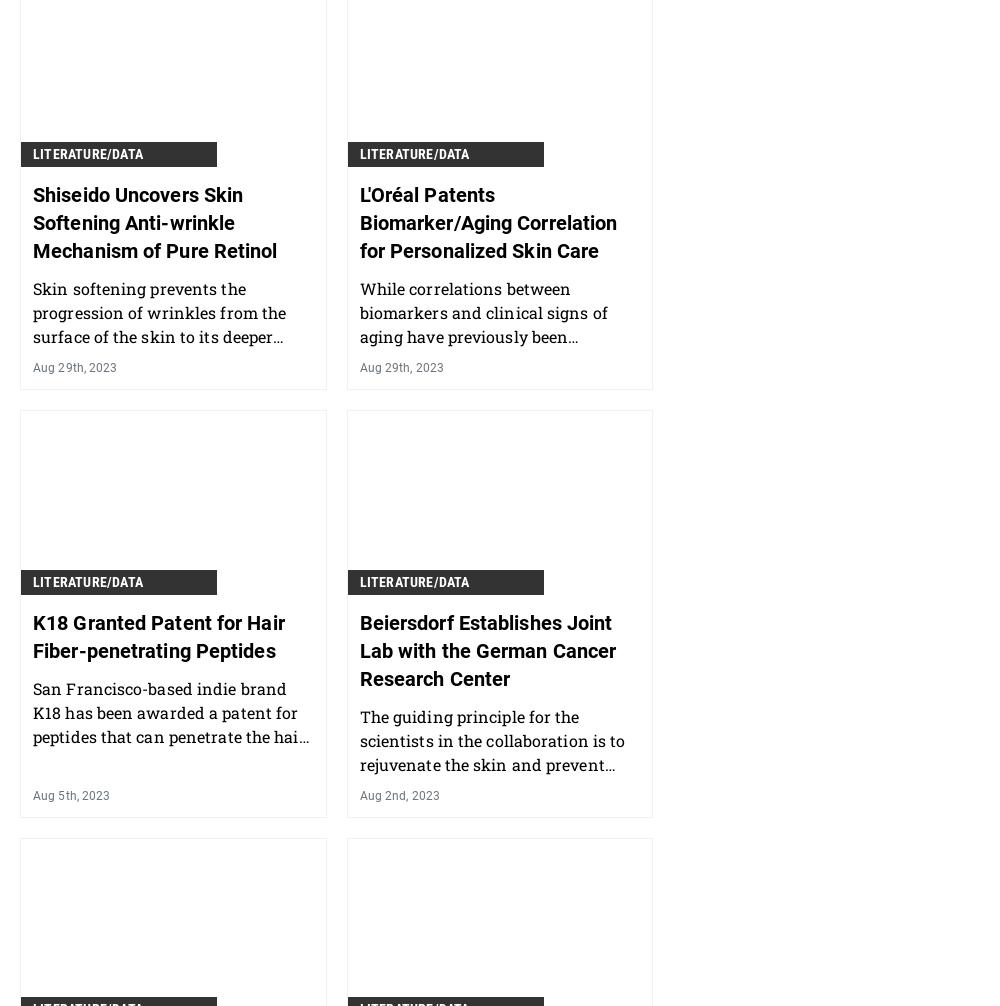  Describe the element at coordinates (358, 223) in the screenshot. I see `'L'Oréal Patents Biomarker/Aging Correlation for Personalized Skin Care'` at that location.